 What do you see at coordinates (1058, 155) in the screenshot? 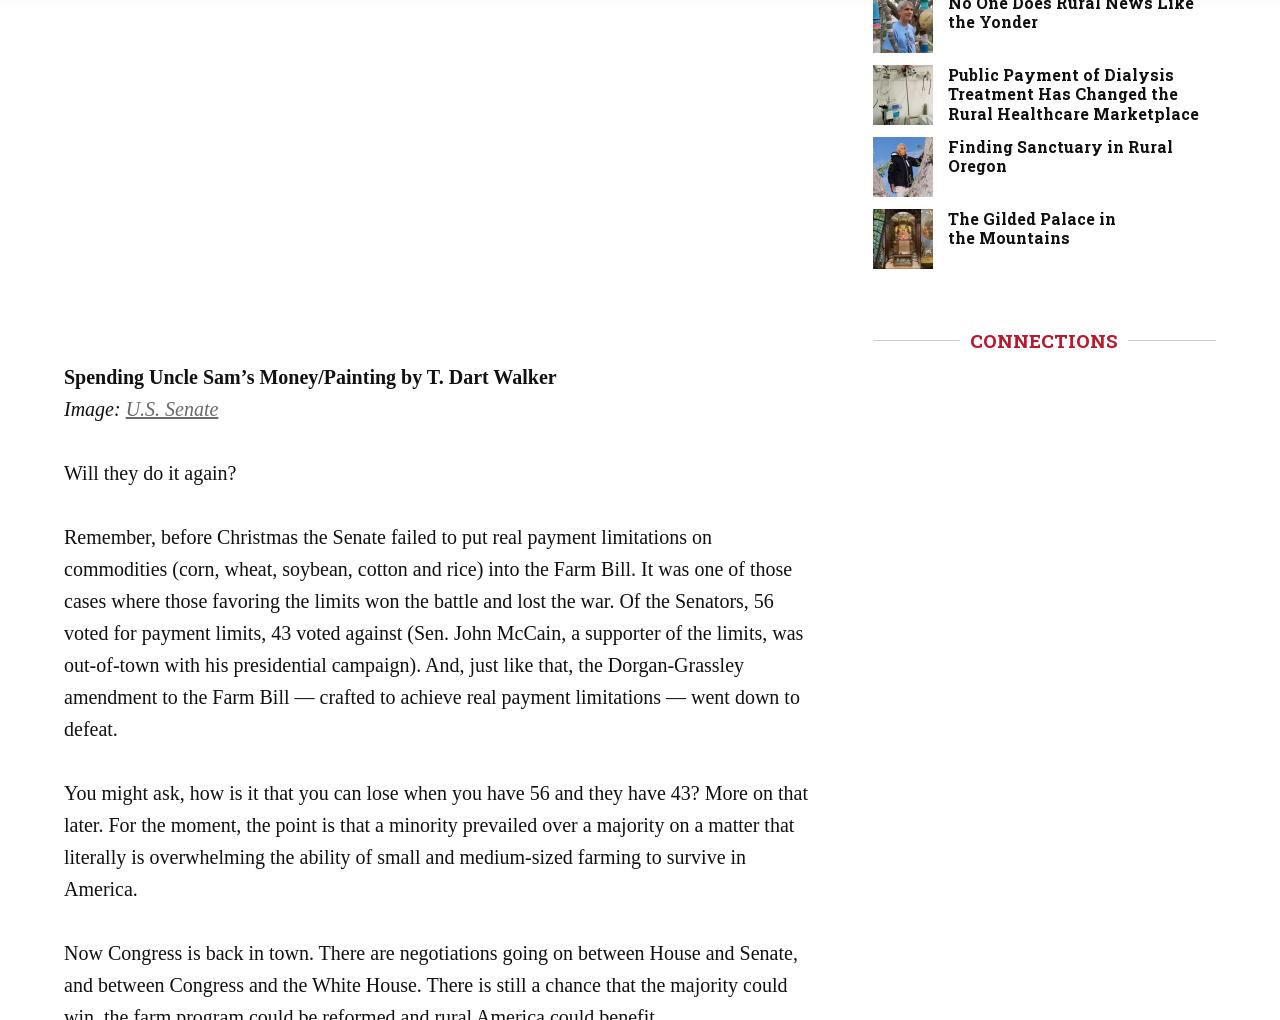
I see `'Finding Sanctuary in Rural Oregon'` at bounding box center [1058, 155].